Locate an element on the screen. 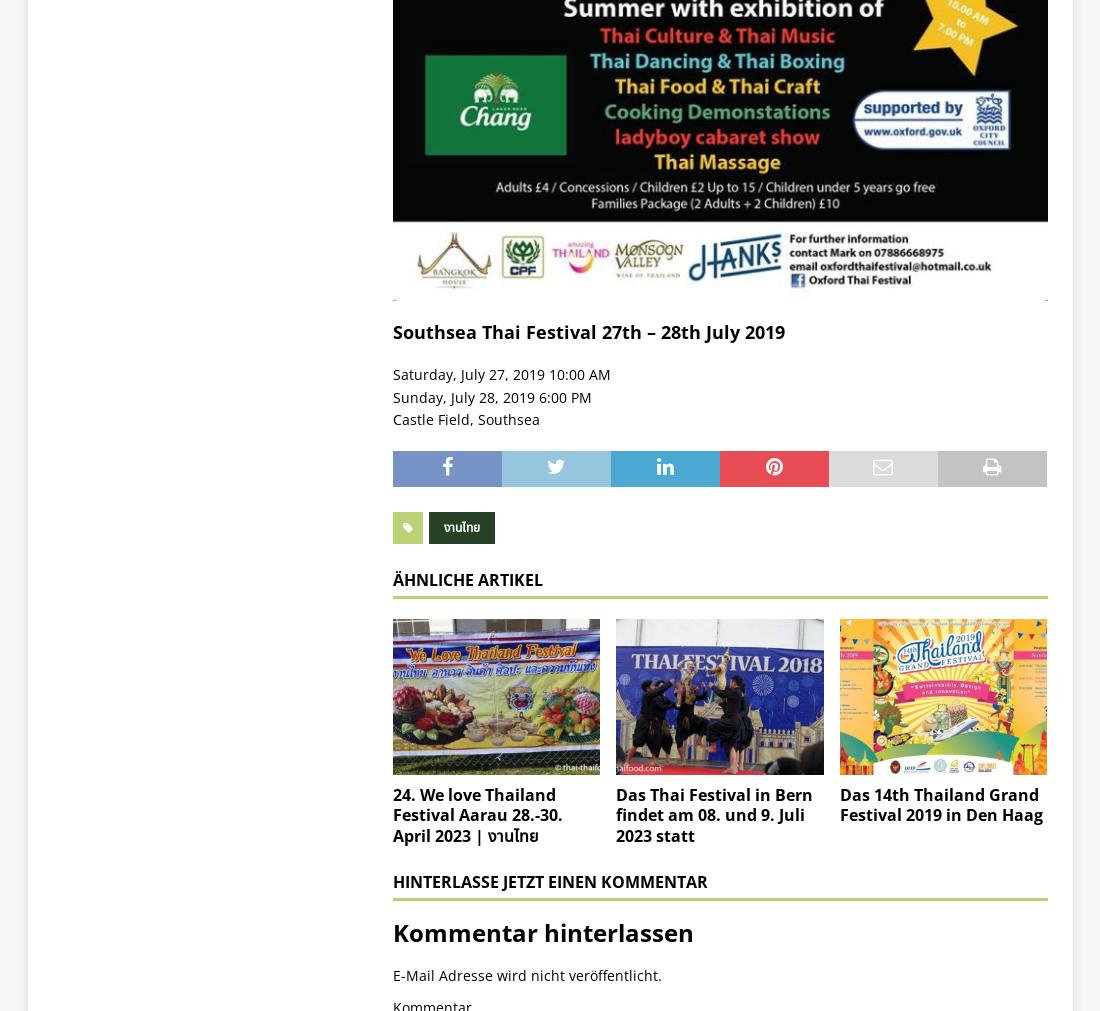 This screenshot has height=1011, width=1100. 'Sunday, July 28, 2019 6:00 PM' is located at coordinates (392, 395).